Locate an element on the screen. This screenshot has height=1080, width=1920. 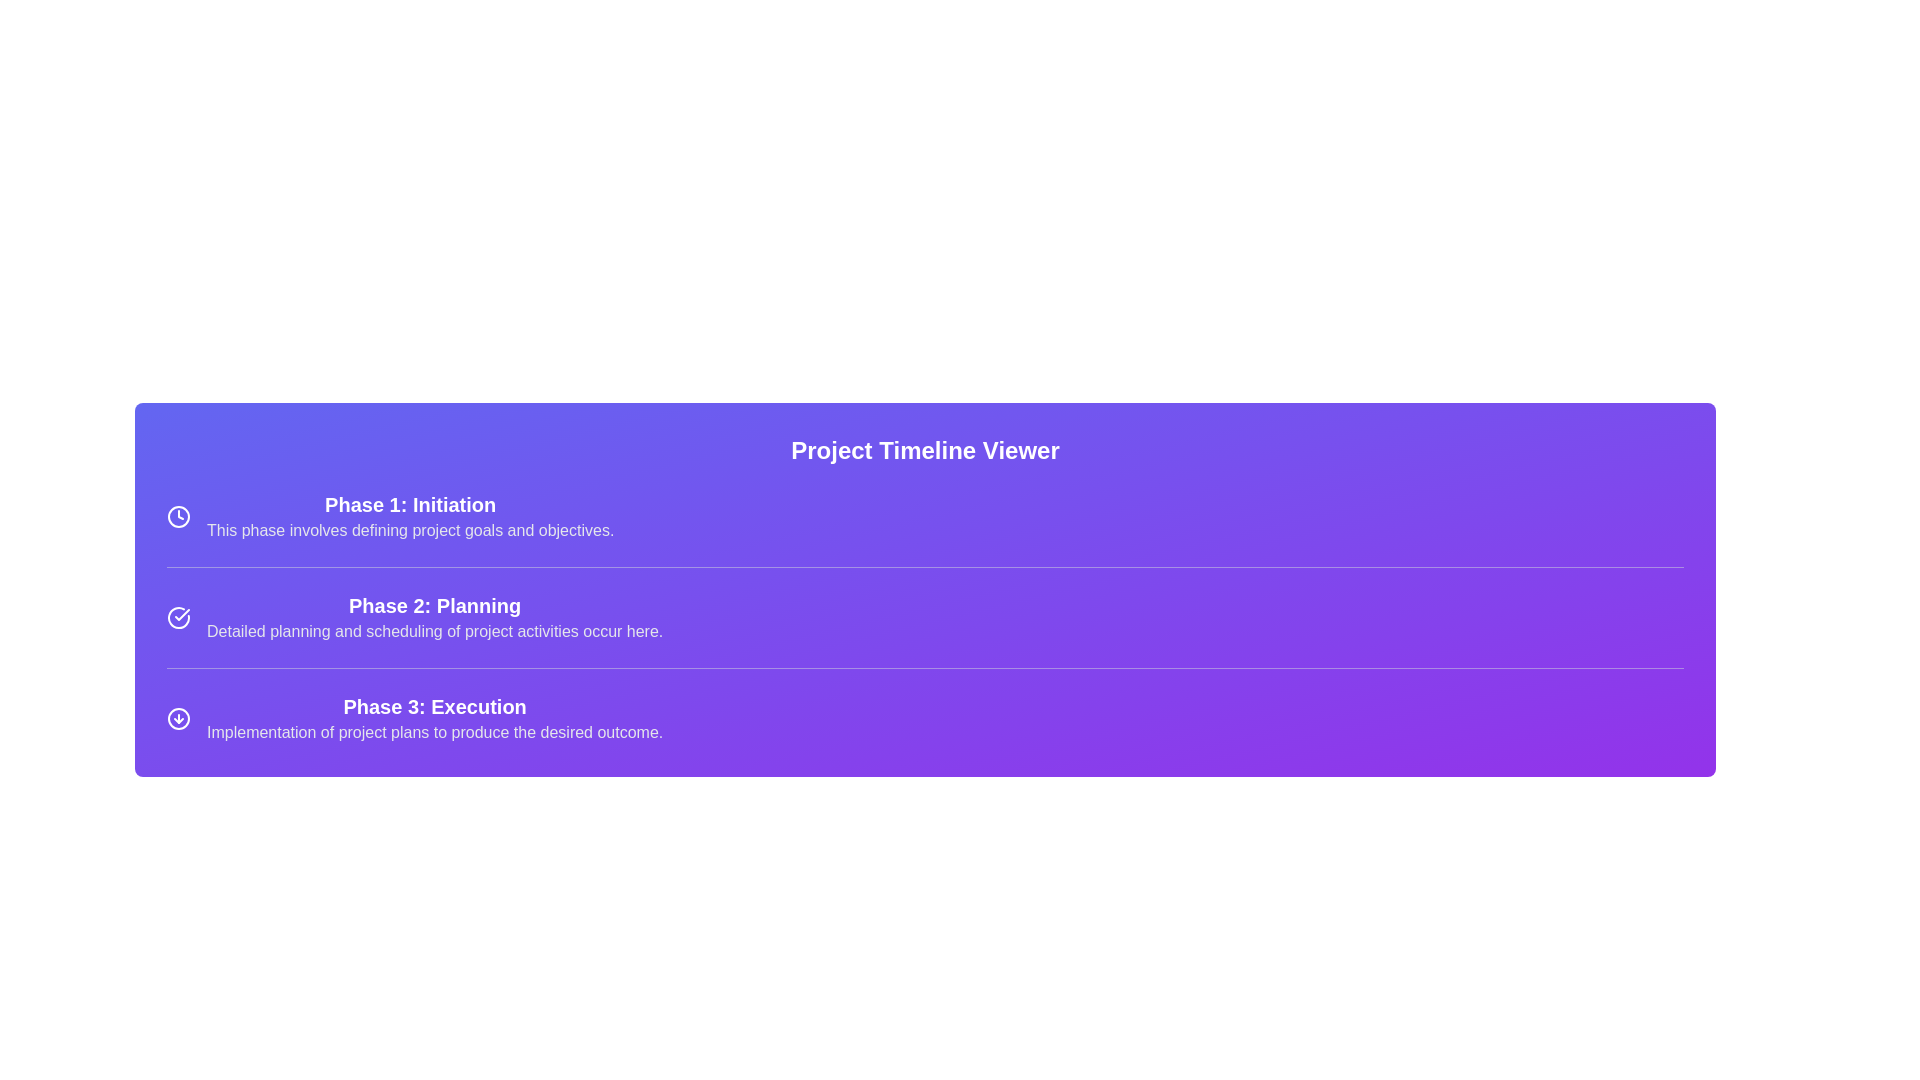
the Horizontal Divider Line that separates 'Phase 1' and 'Phase 2' in the project timeline viewer is located at coordinates (924, 567).